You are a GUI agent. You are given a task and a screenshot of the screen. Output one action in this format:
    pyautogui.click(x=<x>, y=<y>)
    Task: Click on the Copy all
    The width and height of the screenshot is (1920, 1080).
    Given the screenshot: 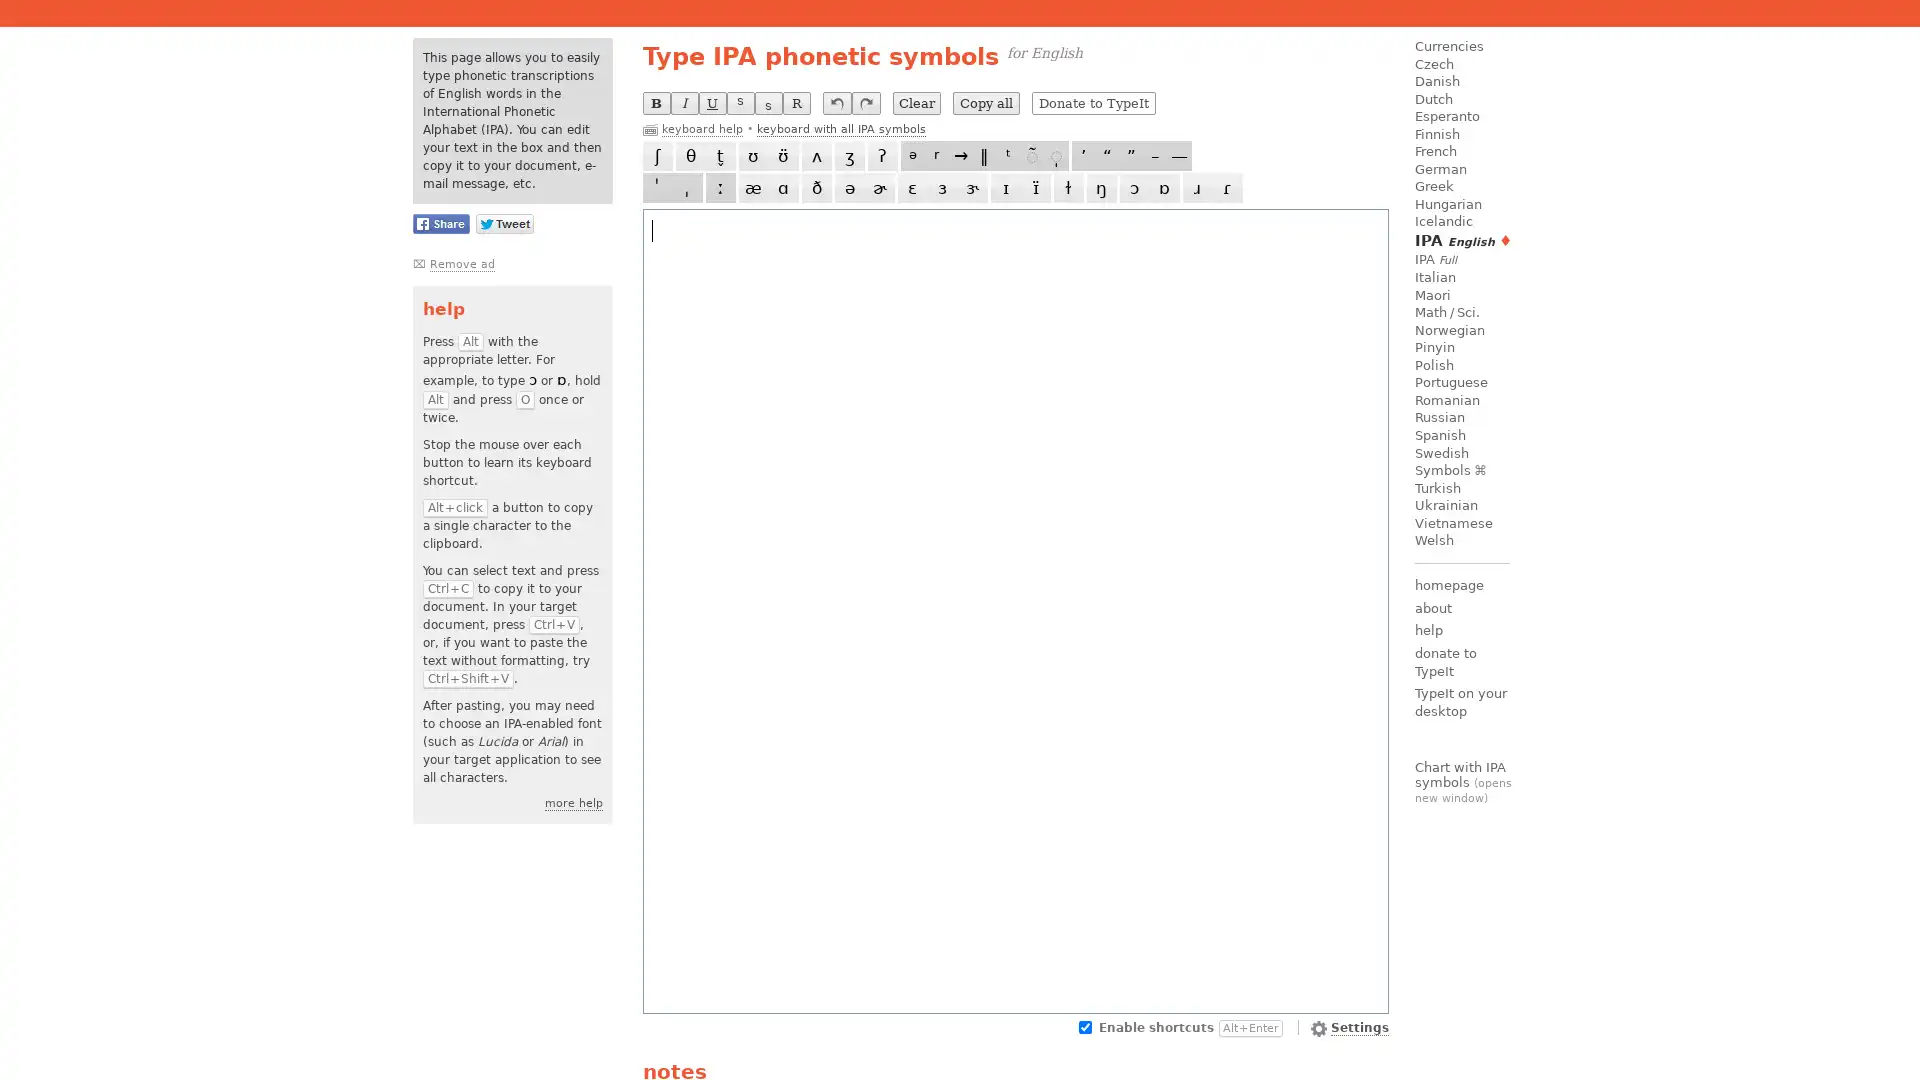 What is the action you would take?
    pyautogui.click(x=985, y=103)
    